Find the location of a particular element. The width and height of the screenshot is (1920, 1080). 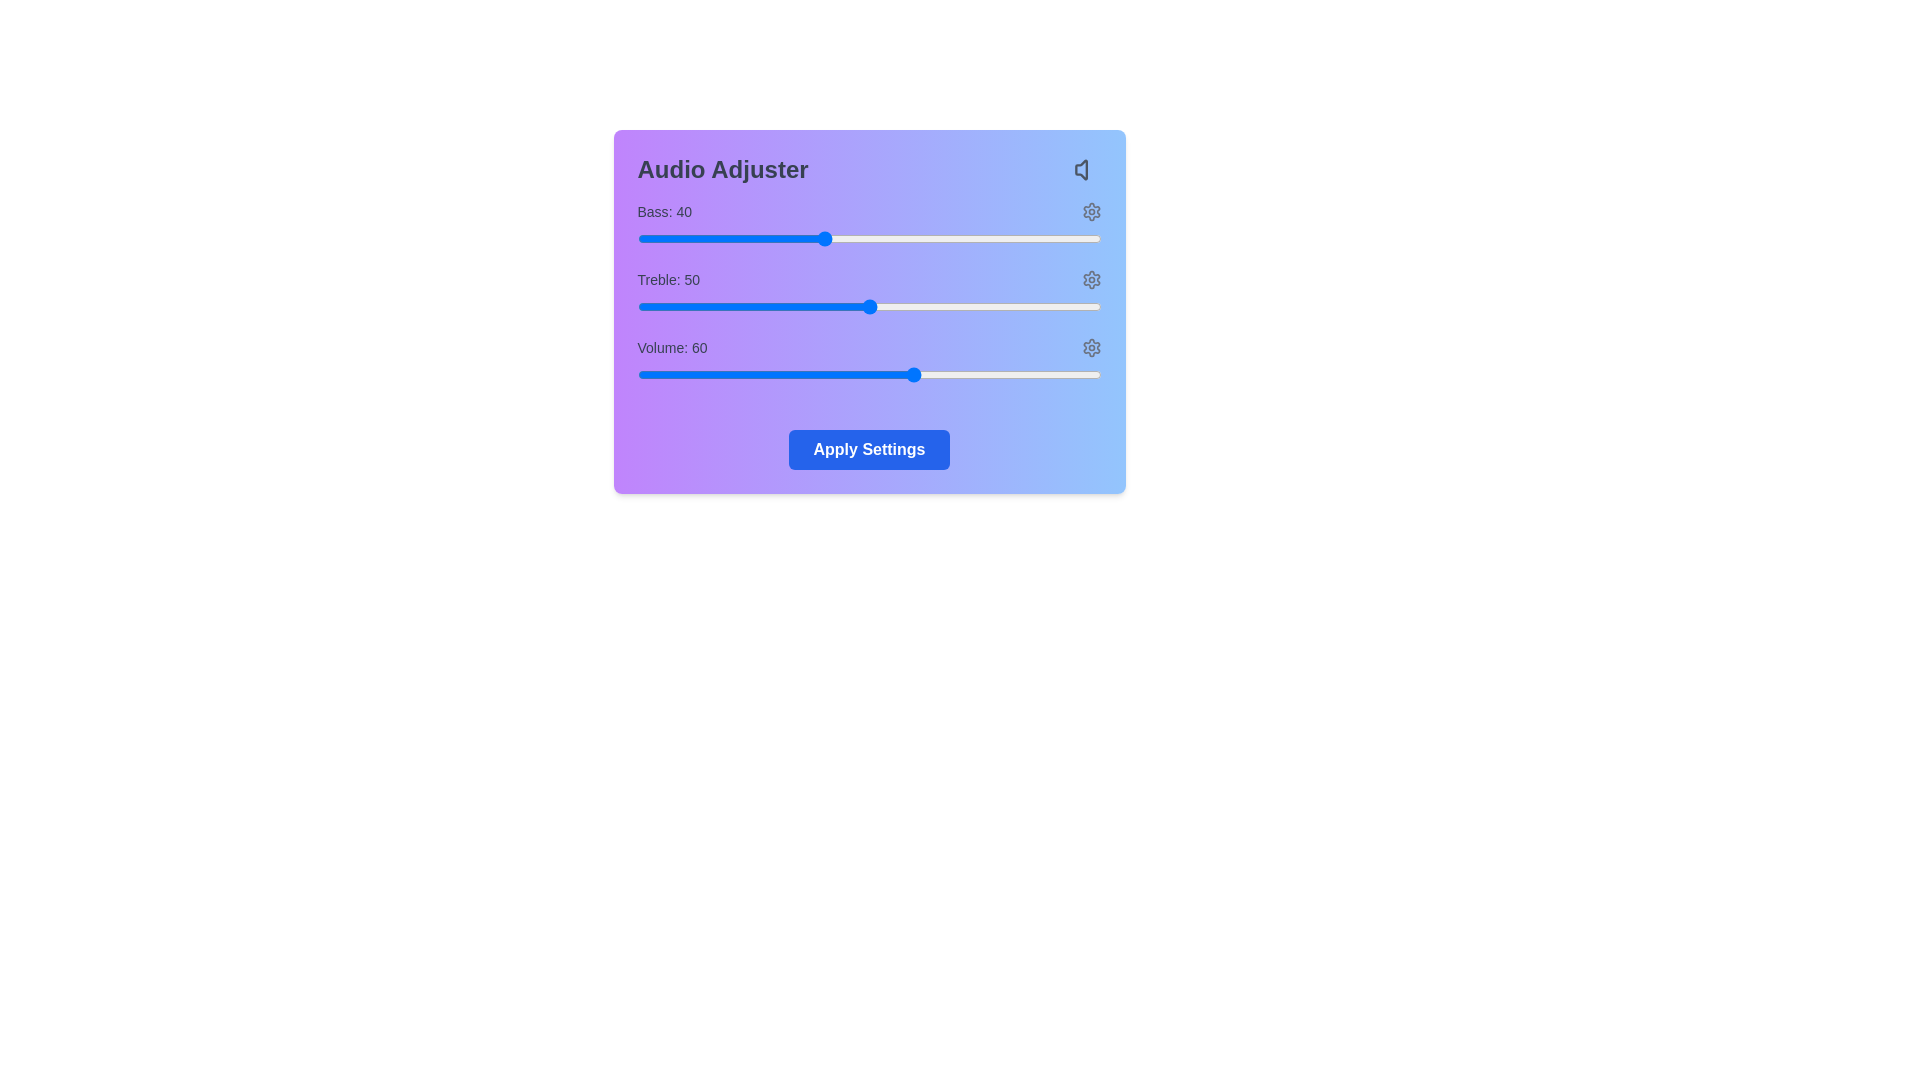

the cogwheel-shaped settings icon located to the right of the 'Treble: 50' slider is located at coordinates (1090, 280).